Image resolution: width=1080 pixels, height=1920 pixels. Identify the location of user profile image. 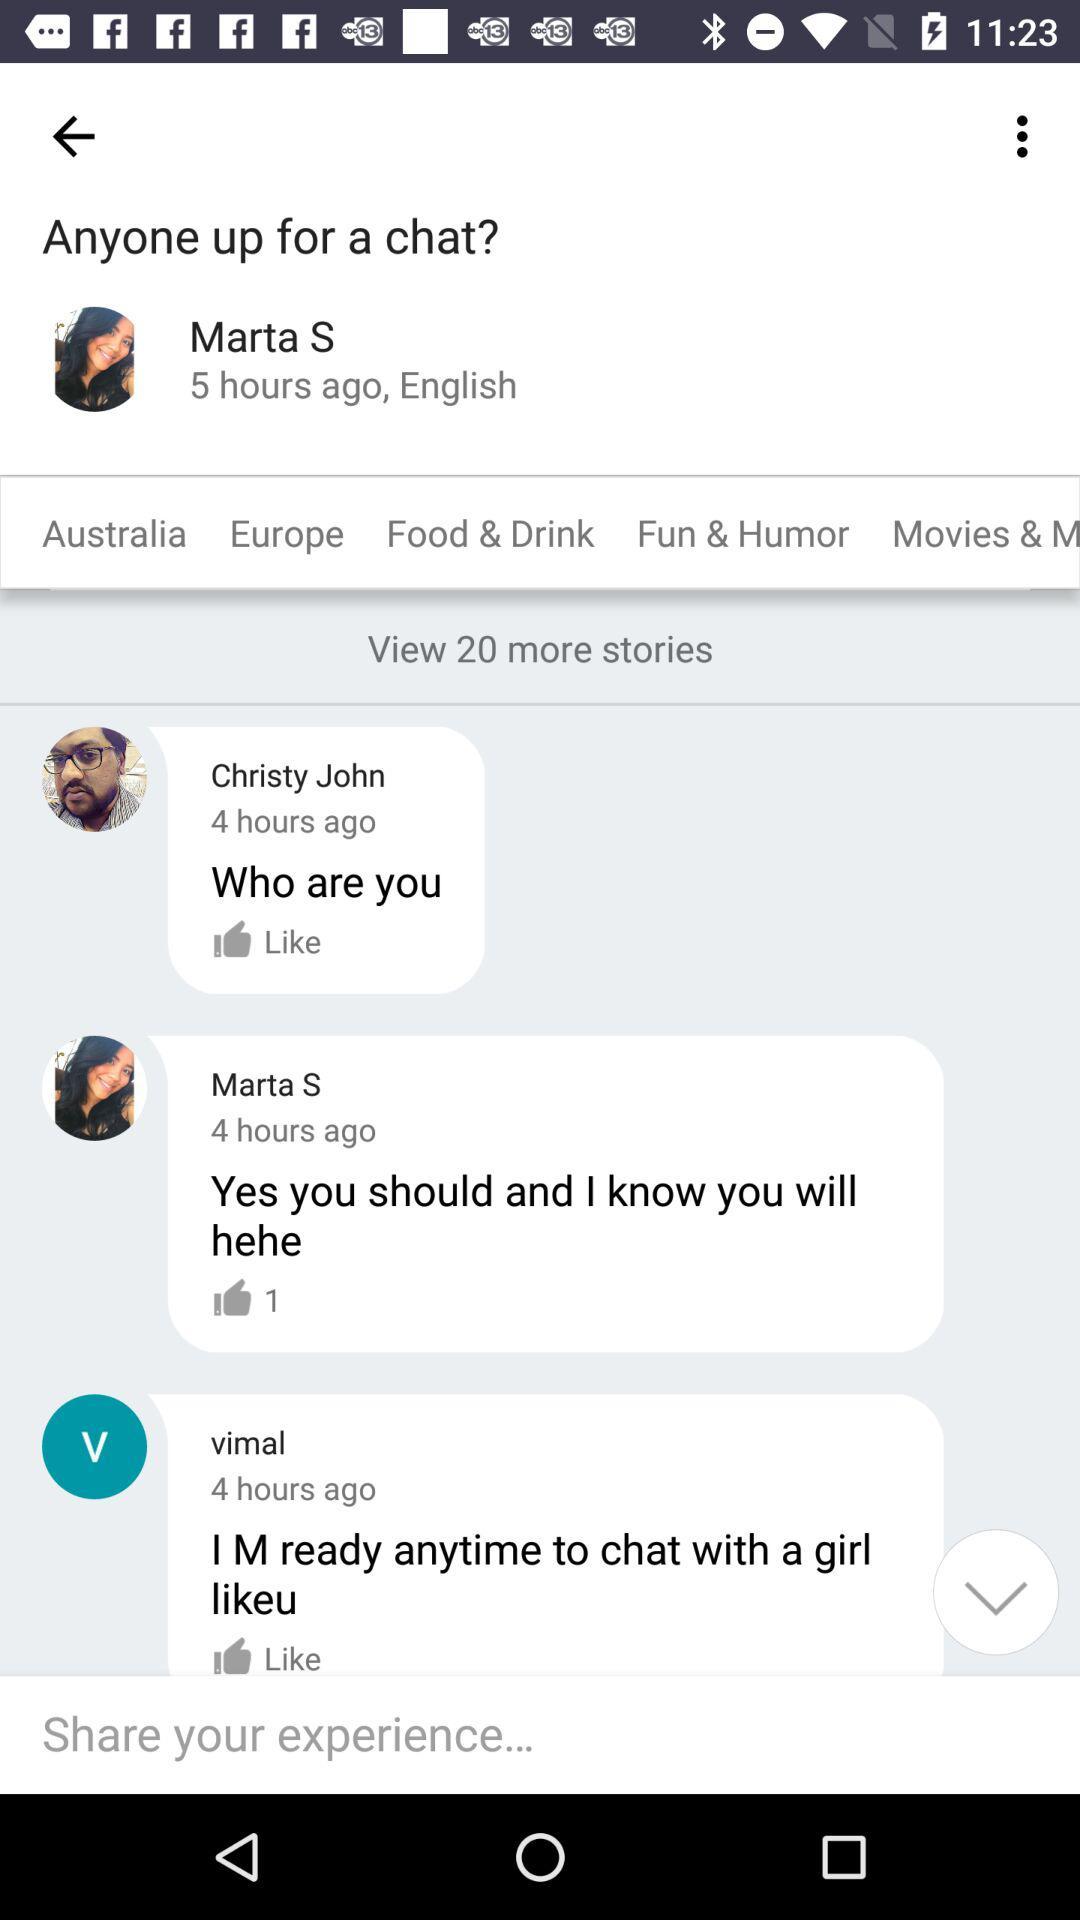
(94, 778).